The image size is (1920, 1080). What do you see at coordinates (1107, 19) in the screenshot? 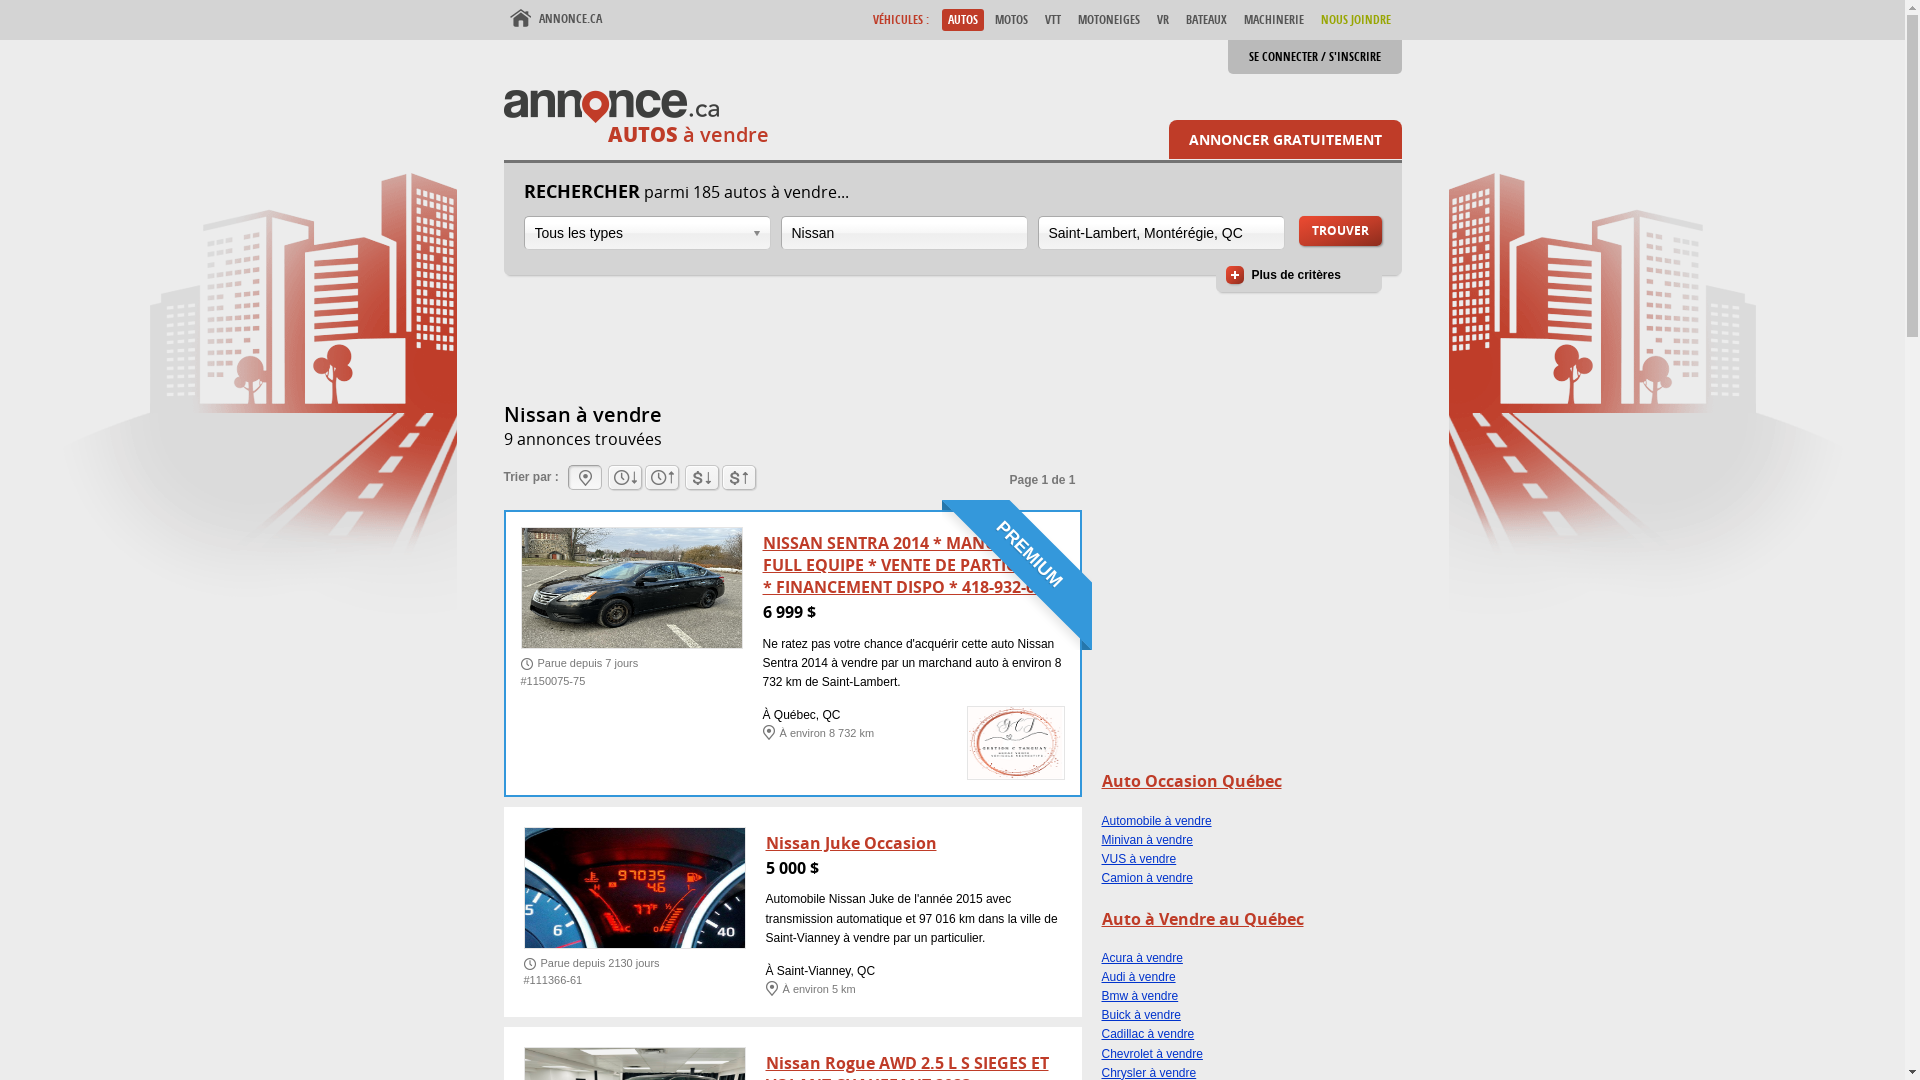
I see `'MOTONEIGES'` at bounding box center [1107, 19].